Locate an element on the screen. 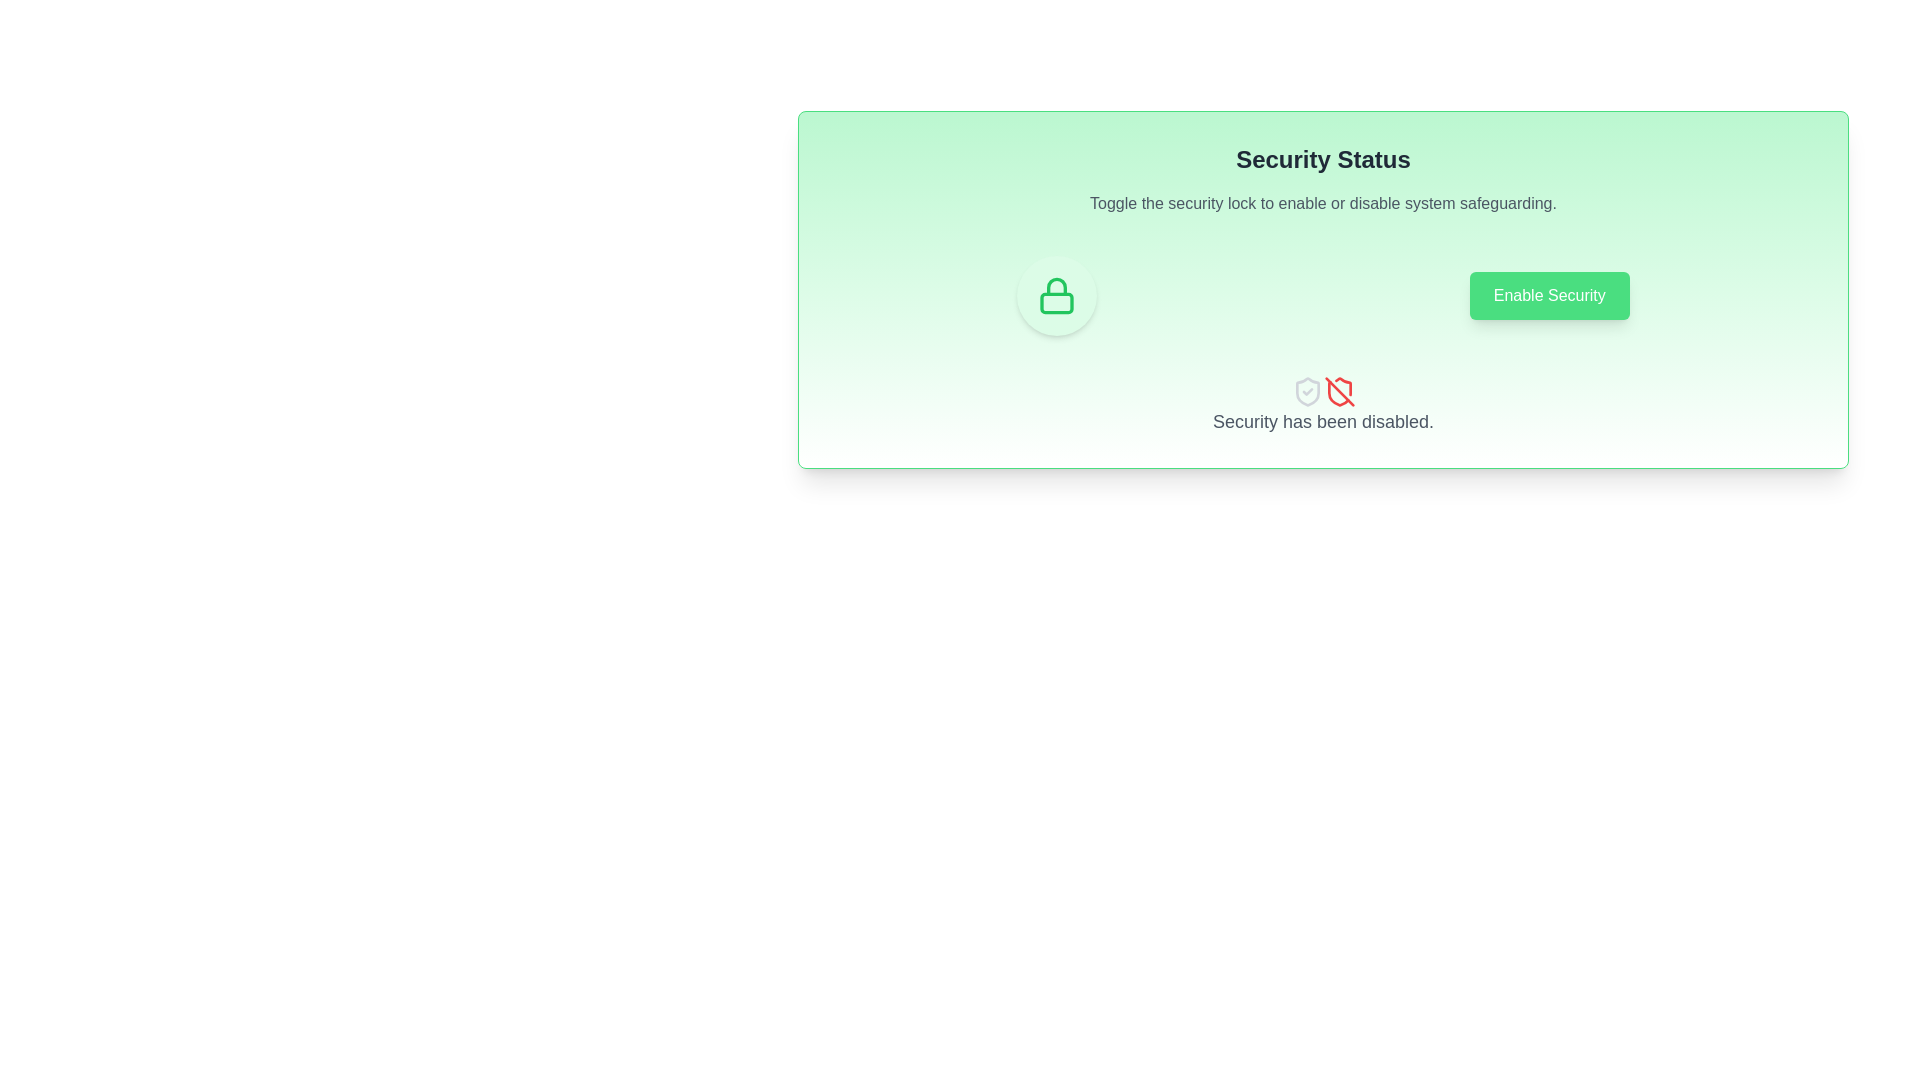 Image resolution: width=1920 pixels, height=1080 pixels. the circular light green icon featuring a lock symbol in its center, located near the upper-center part of the green panel, to the left of the 'Enable Security' button is located at coordinates (1056, 296).